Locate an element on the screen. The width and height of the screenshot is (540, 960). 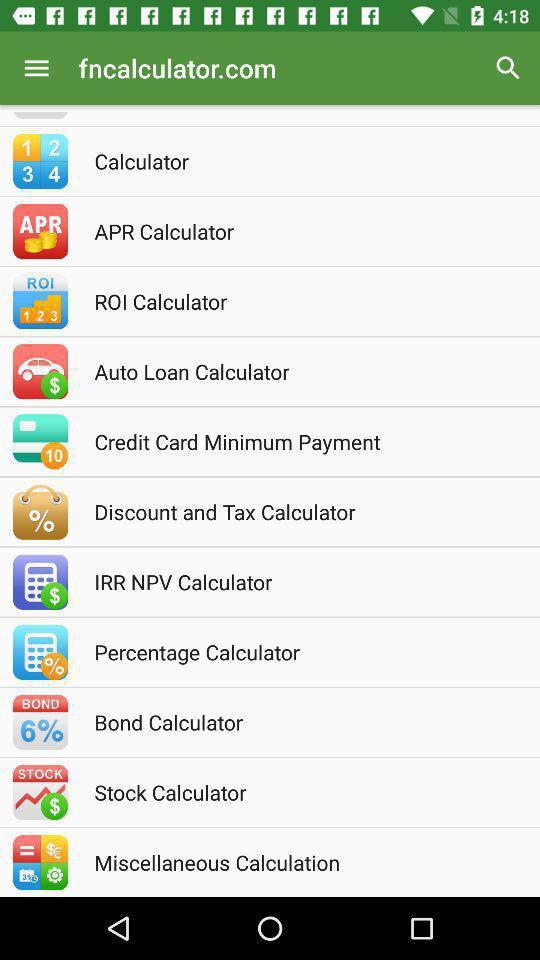
the bond calculator icon is located at coordinates (296, 721).